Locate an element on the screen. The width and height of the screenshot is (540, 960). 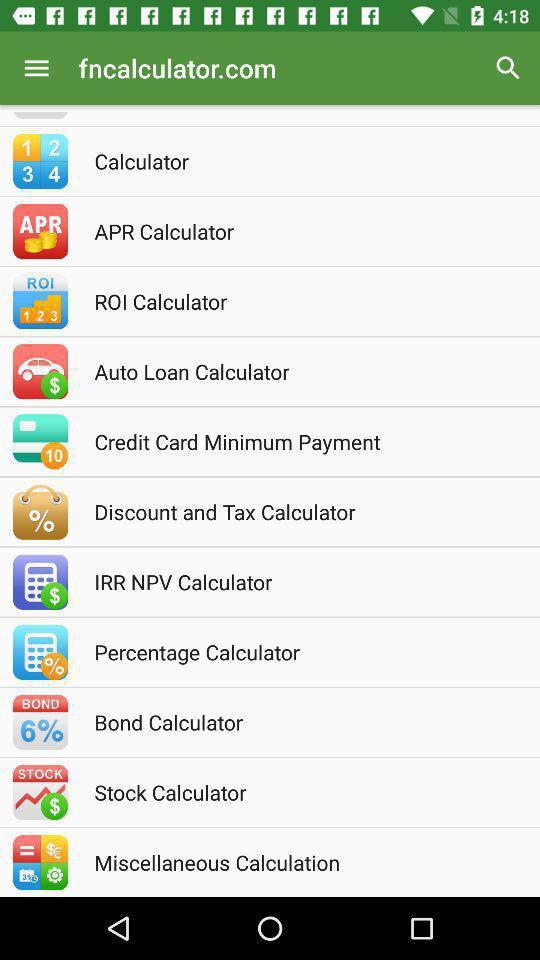
the bond calculator icon is located at coordinates (296, 721).